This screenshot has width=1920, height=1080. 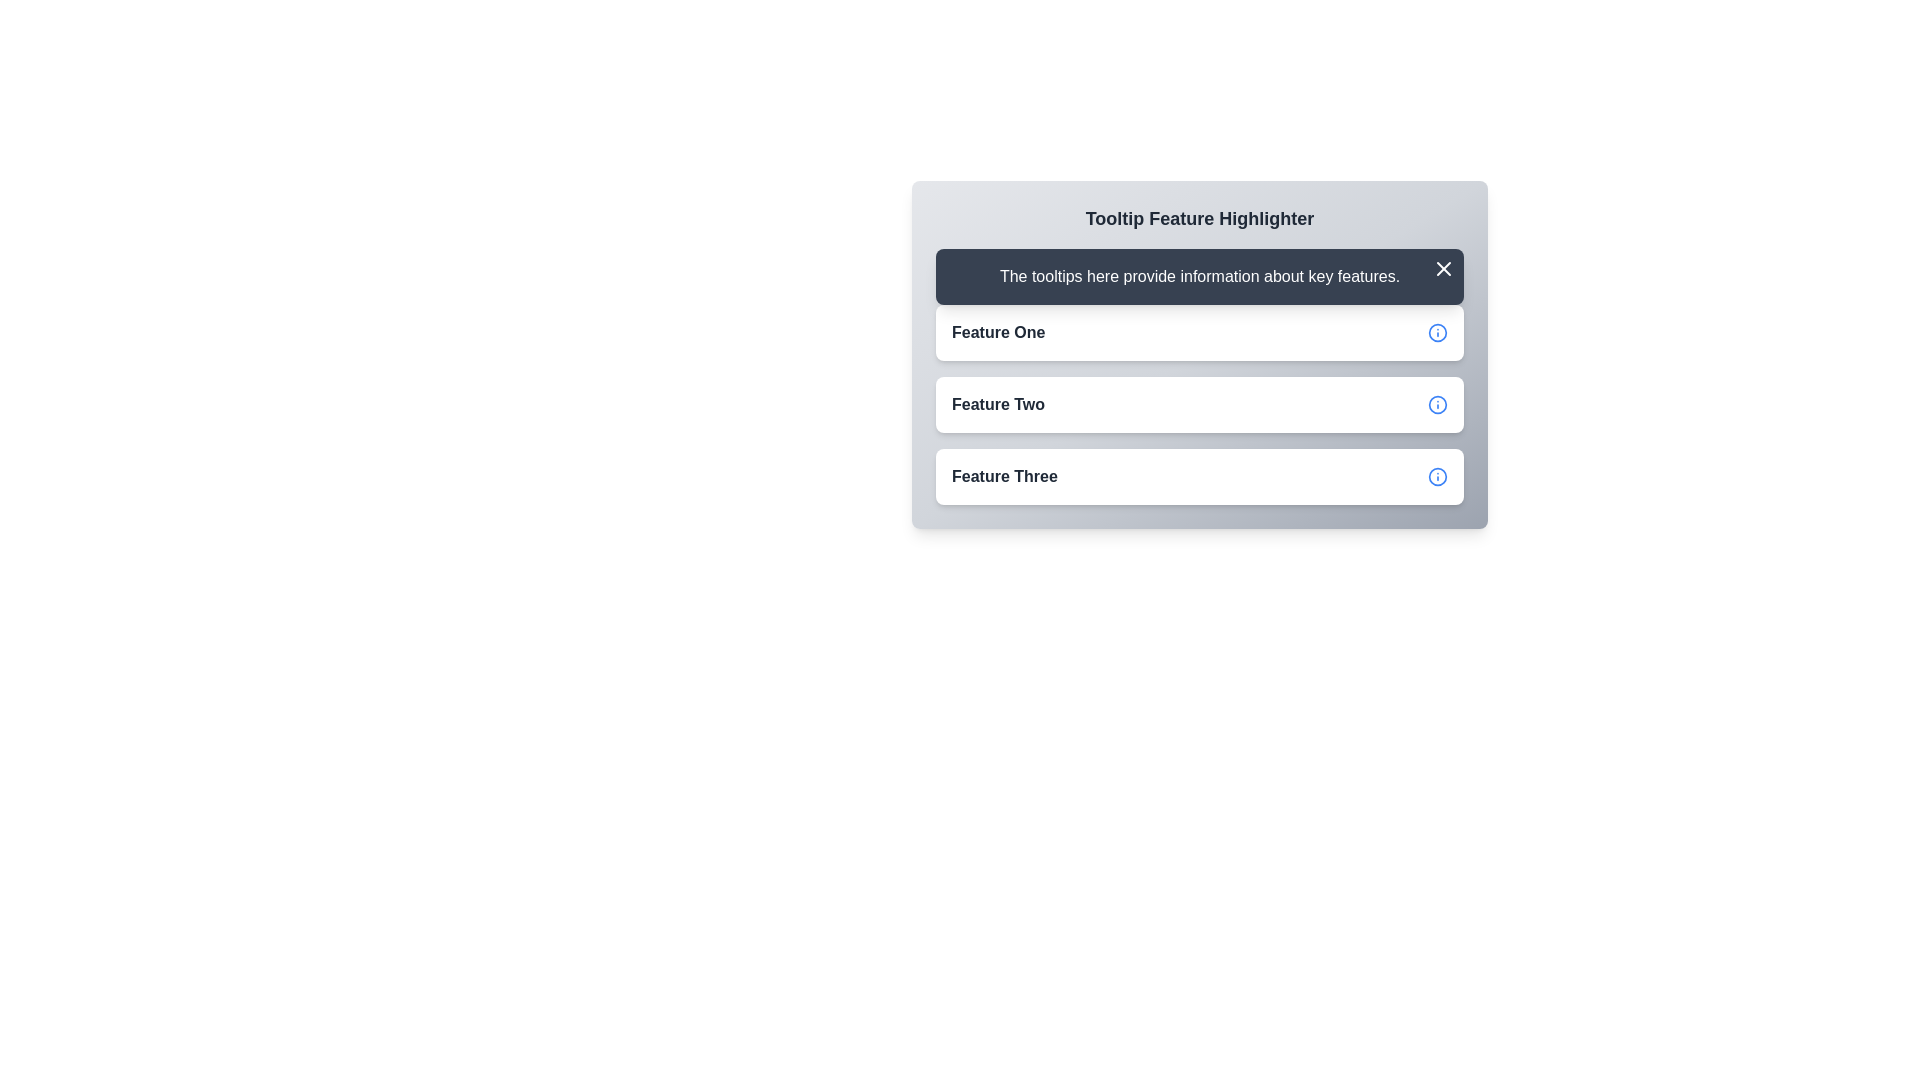 What do you see at coordinates (1437, 477) in the screenshot?
I see `the button located to the far right of the 'Feature Three' row` at bounding box center [1437, 477].